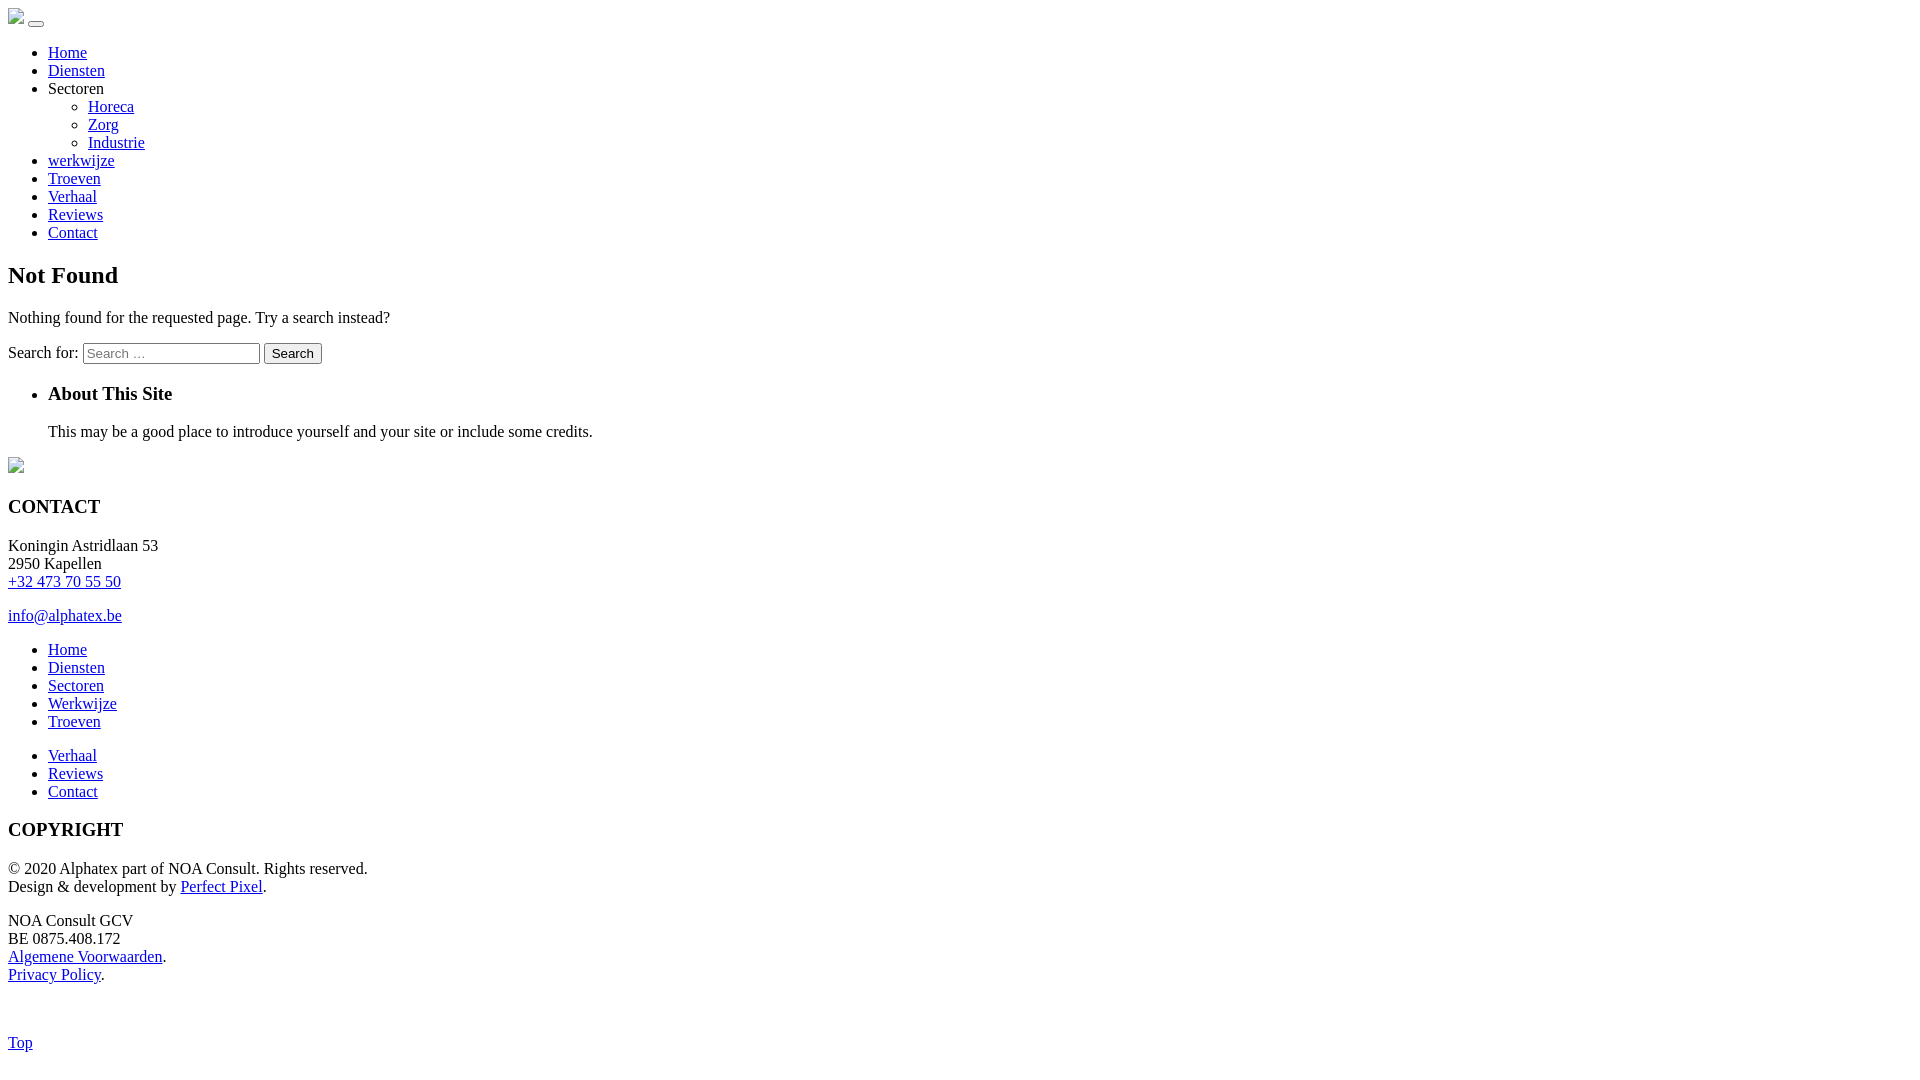 The image size is (1920, 1080). I want to click on 'Reviews', so click(75, 214).